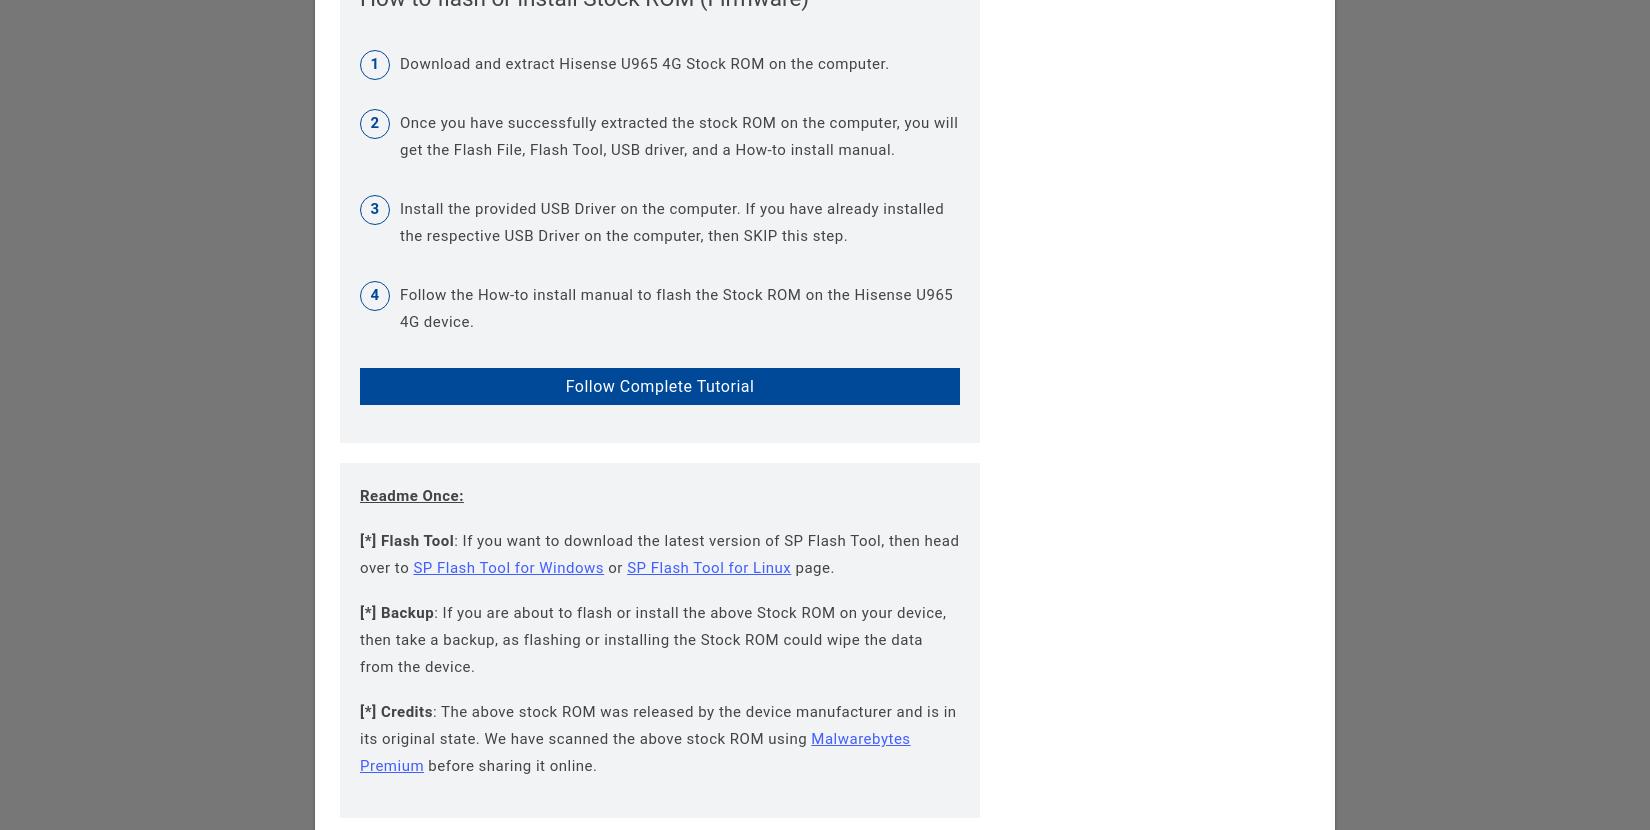 Image resolution: width=1650 pixels, height=830 pixels. What do you see at coordinates (708, 566) in the screenshot?
I see `'SP Flash Tool for Linux'` at bounding box center [708, 566].